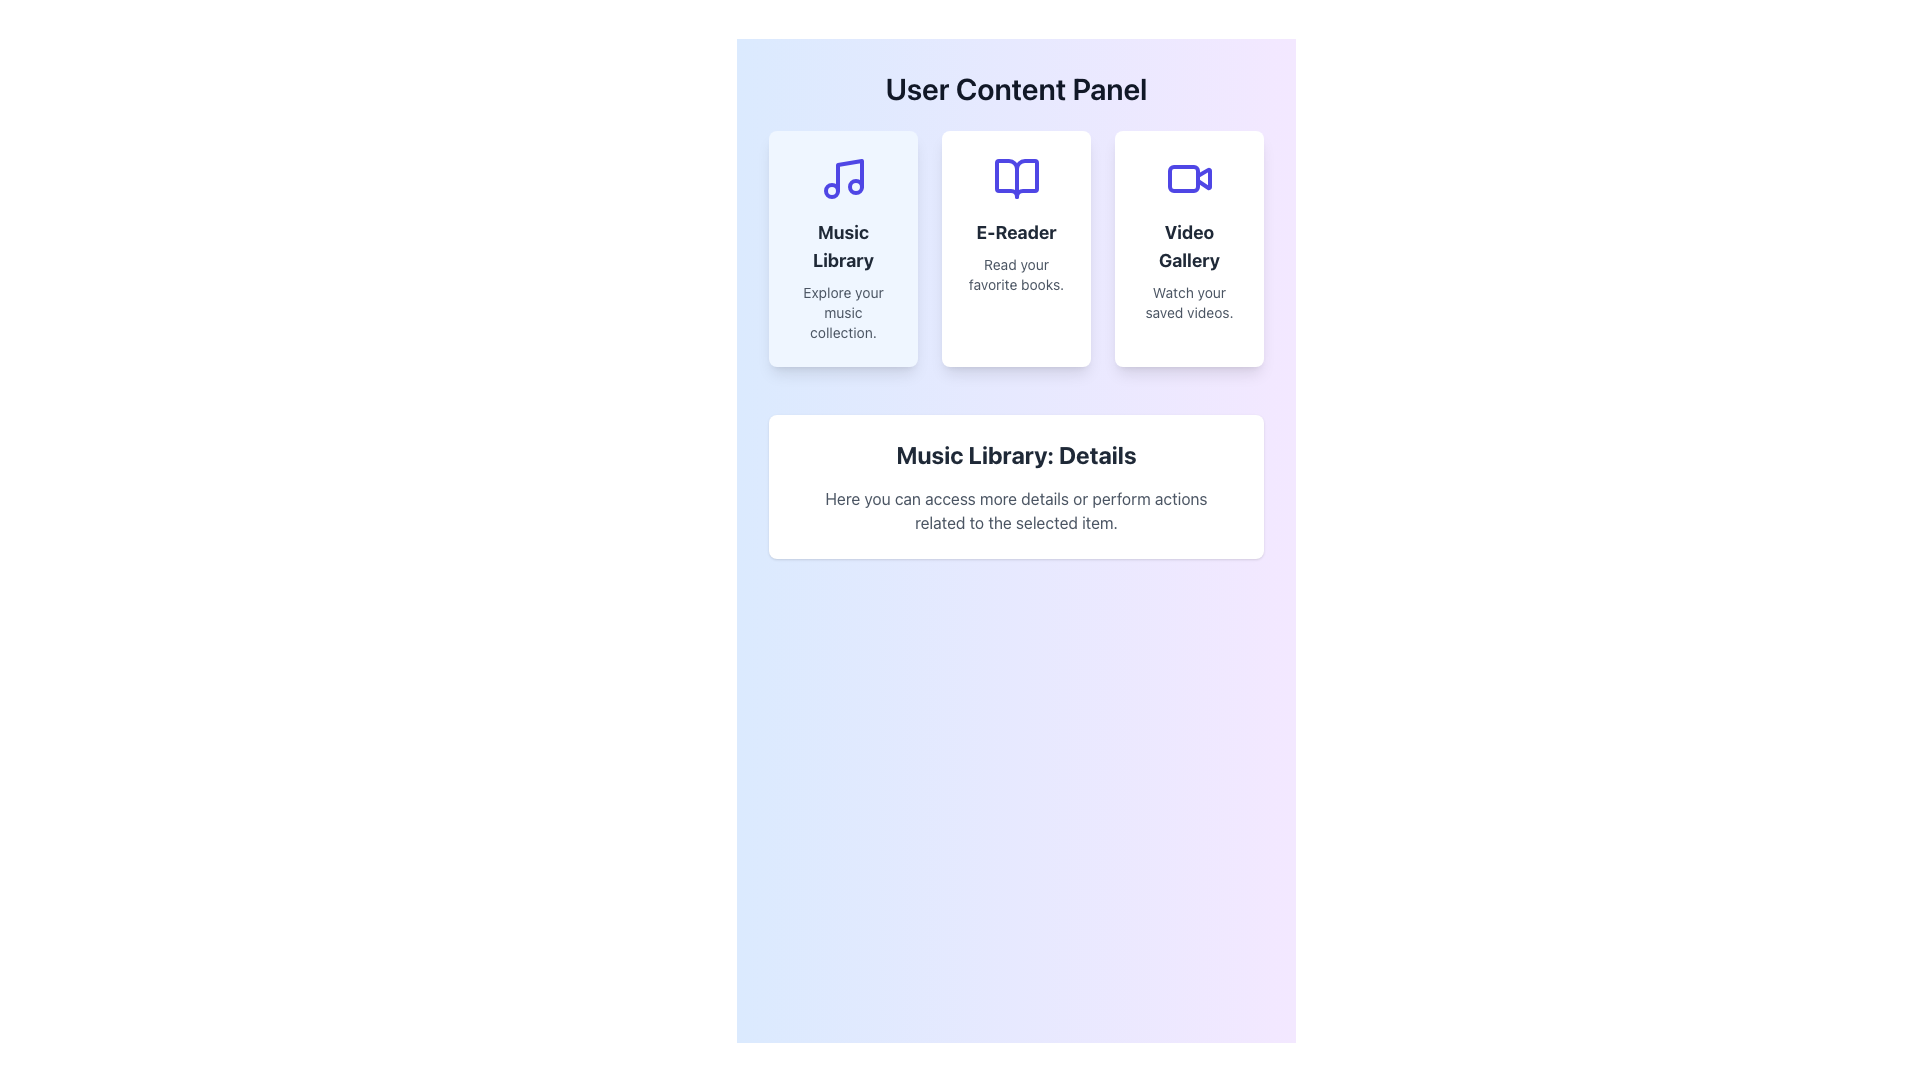  I want to click on the Text label located at the bottom-center of the 'Video Gallery' card, which provides a description about saved videos, so click(1189, 303).